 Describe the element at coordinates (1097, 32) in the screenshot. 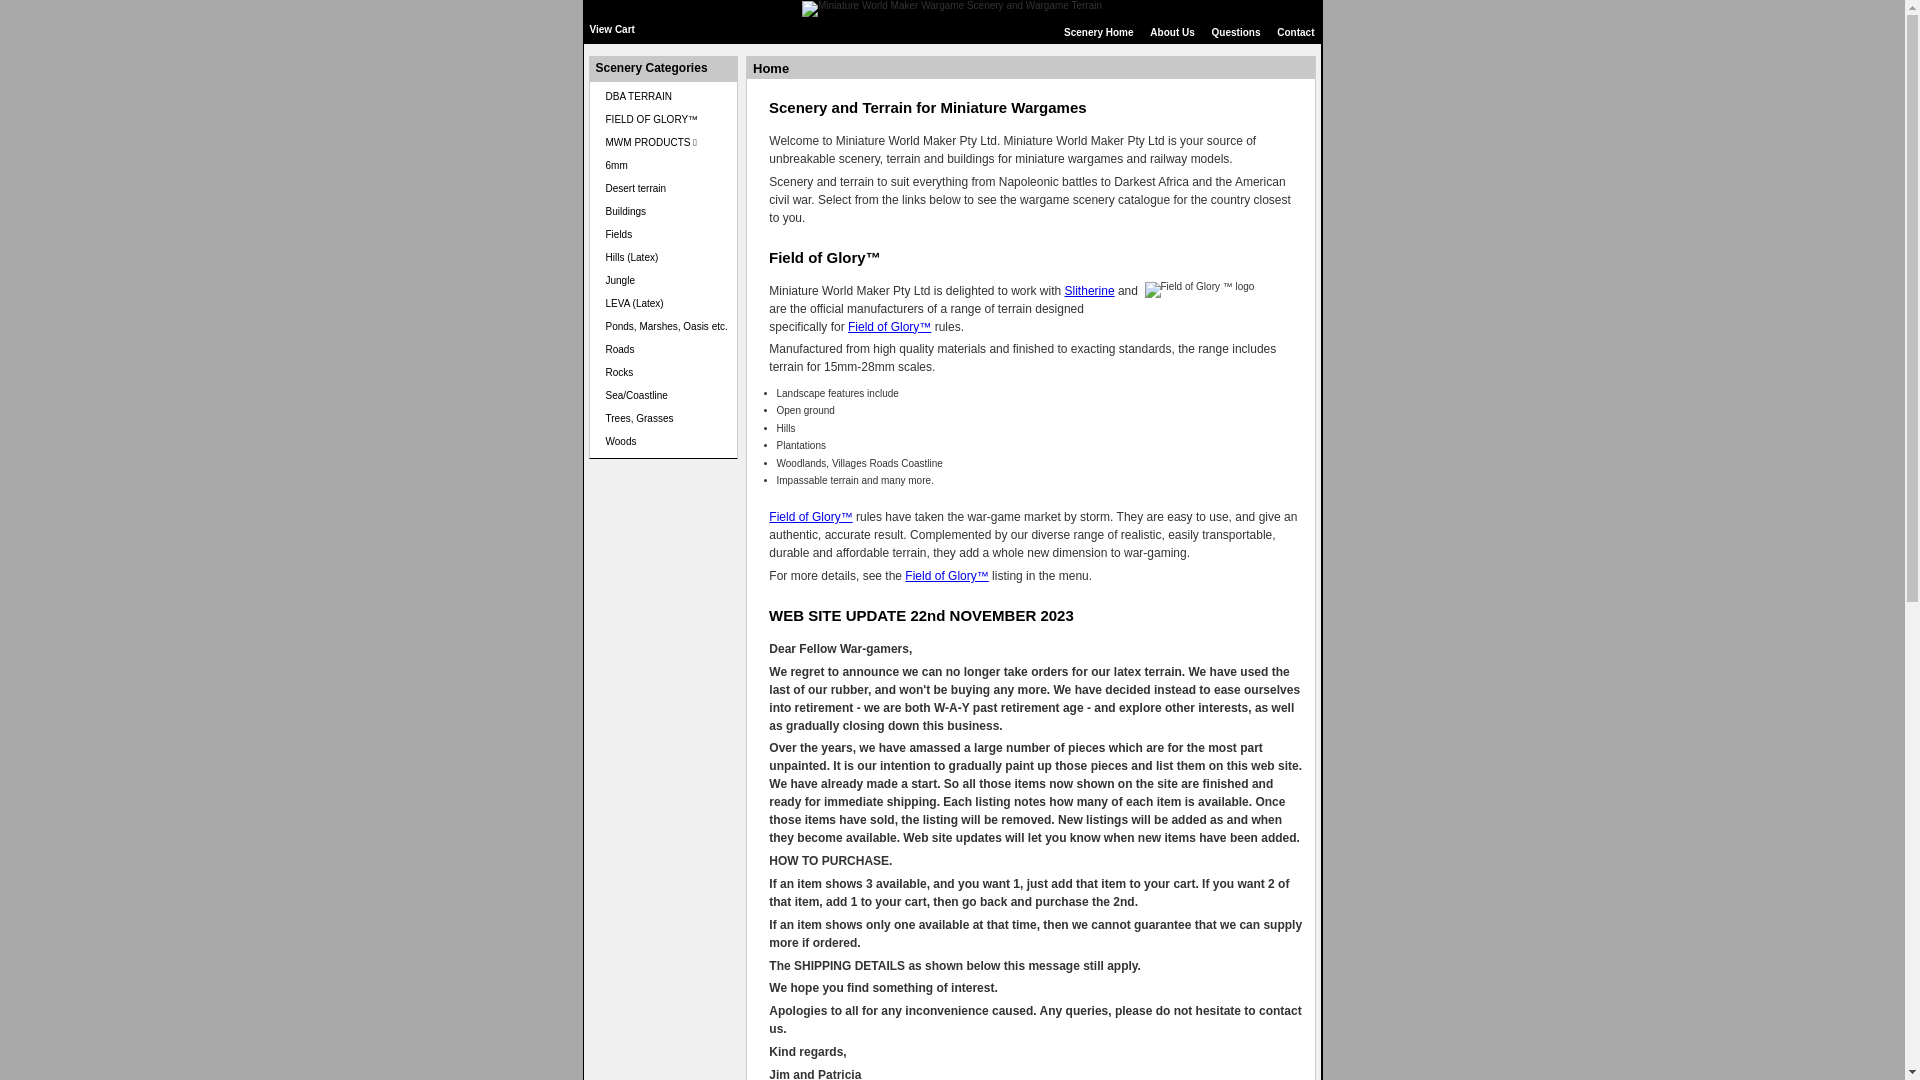

I see `'Scenery Home'` at that location.